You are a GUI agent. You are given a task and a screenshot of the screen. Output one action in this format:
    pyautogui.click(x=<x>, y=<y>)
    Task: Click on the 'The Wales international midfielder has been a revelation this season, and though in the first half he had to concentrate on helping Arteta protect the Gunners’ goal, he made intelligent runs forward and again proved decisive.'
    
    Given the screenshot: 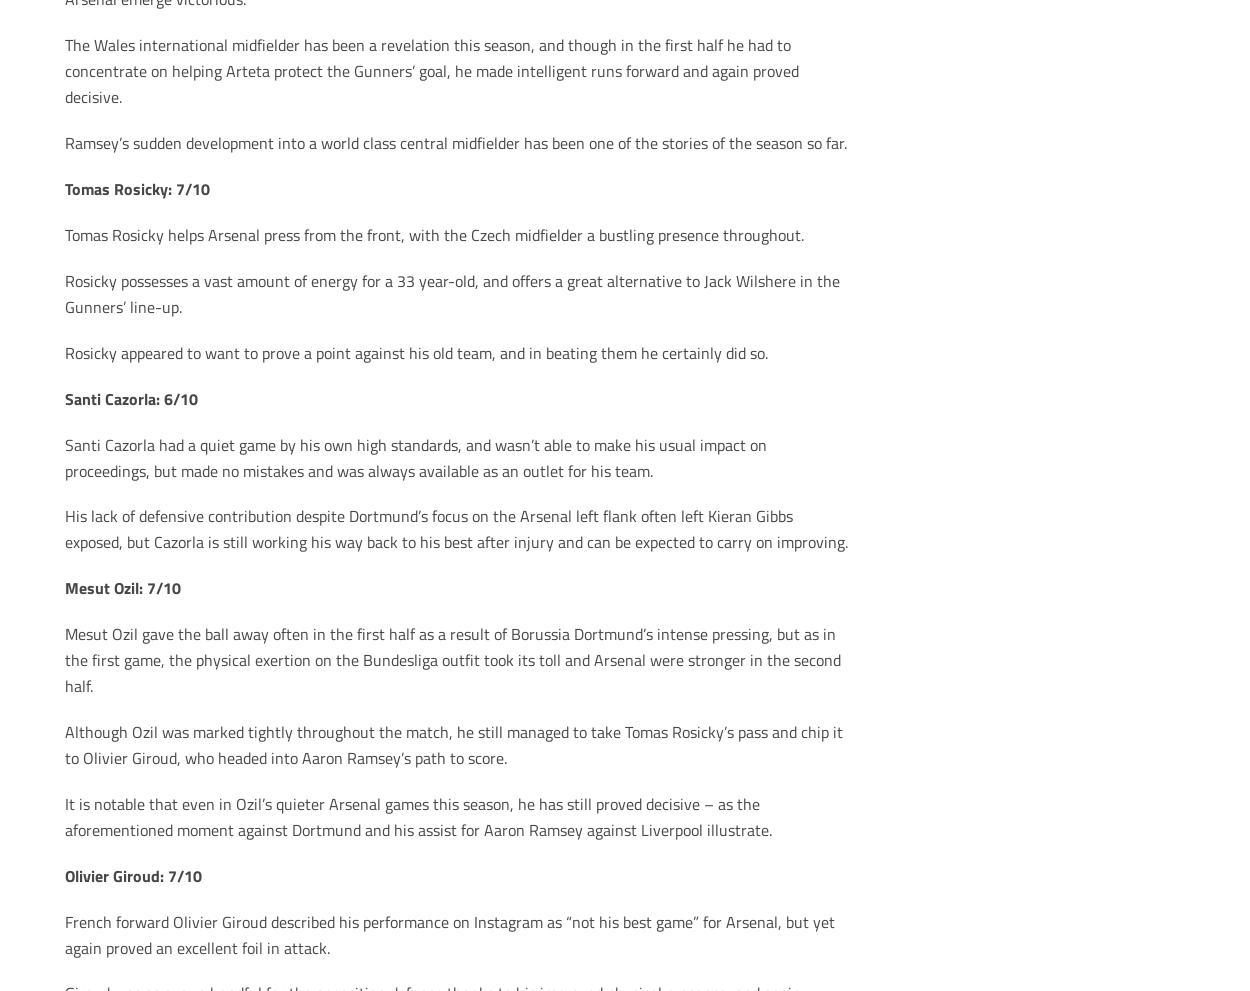 What is the action you would take?
    pyautogui.click(x=431, y=70)
    